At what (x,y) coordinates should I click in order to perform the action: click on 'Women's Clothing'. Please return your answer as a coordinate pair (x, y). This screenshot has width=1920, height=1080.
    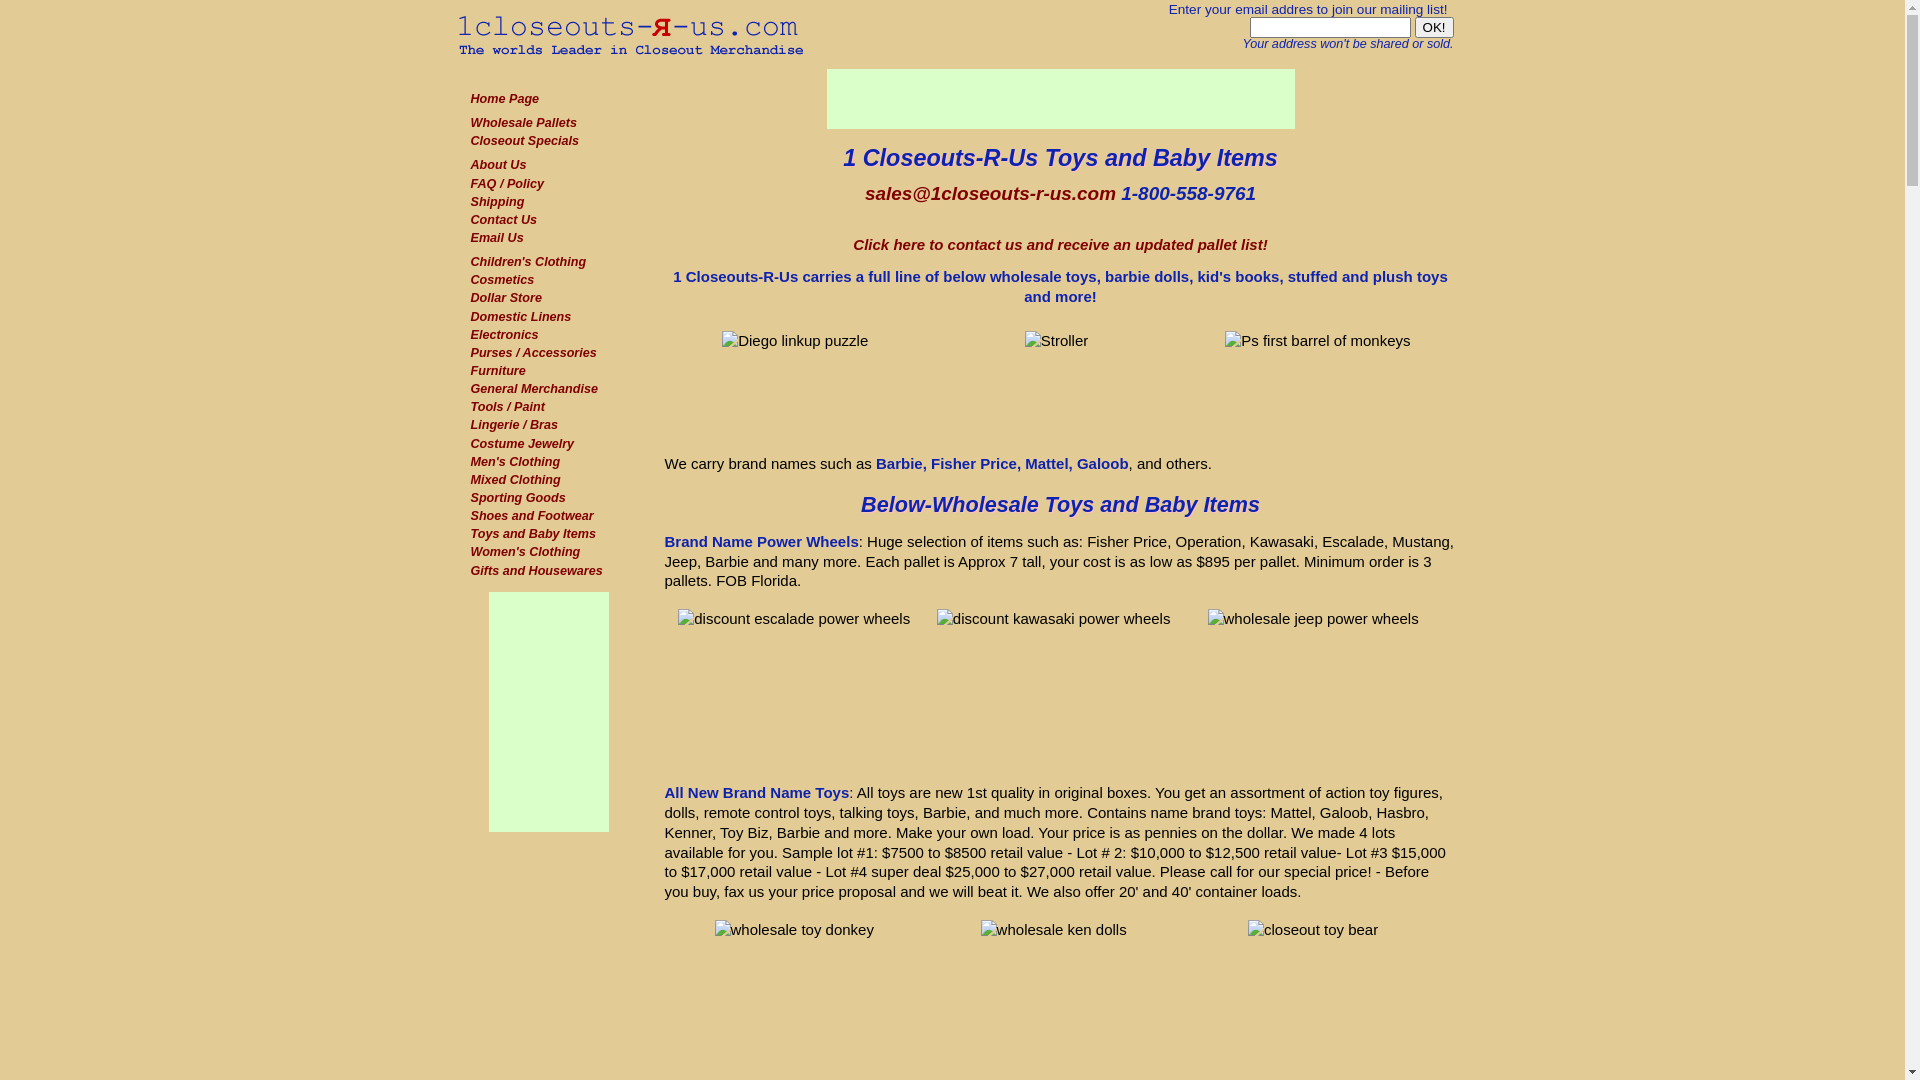
    Looking at the image, I should click on (524, 551).